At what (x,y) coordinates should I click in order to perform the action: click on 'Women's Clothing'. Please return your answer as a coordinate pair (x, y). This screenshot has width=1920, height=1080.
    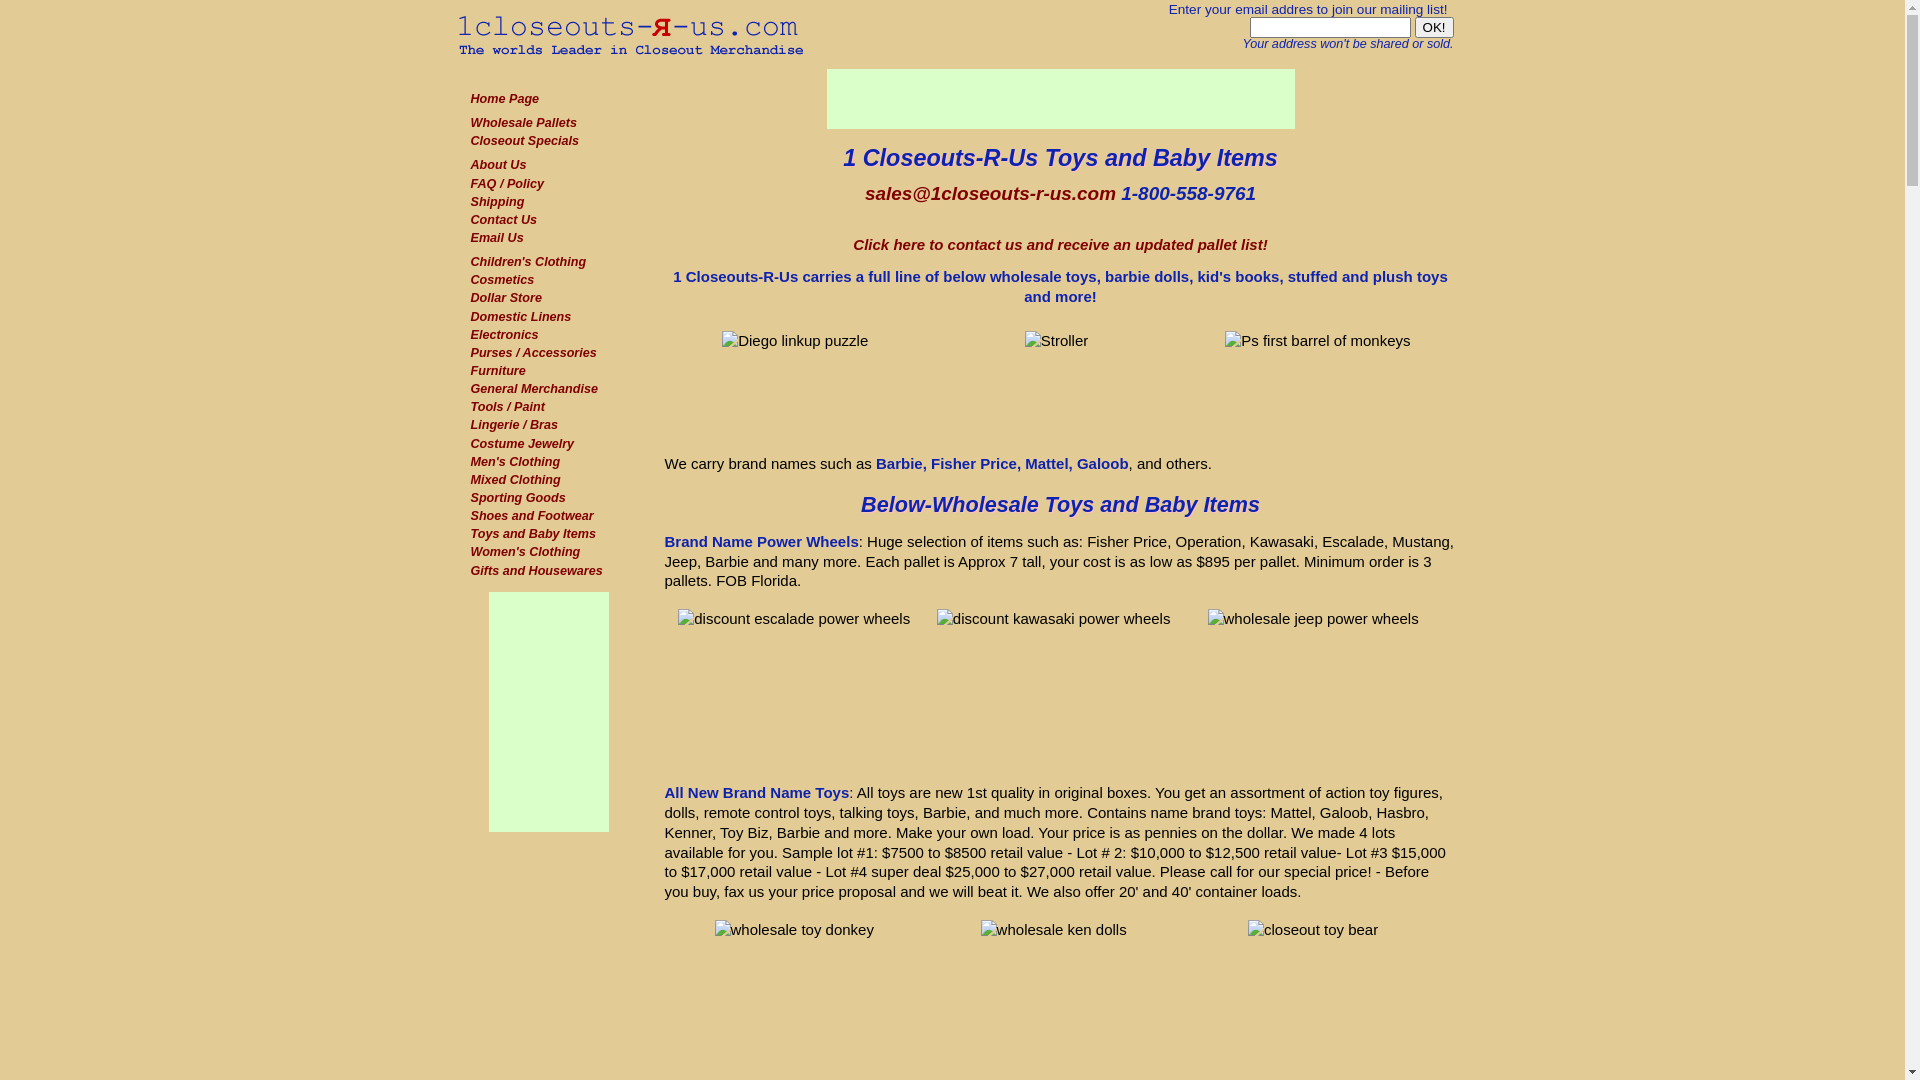
    Looking at the image, I should click on (524, 551).